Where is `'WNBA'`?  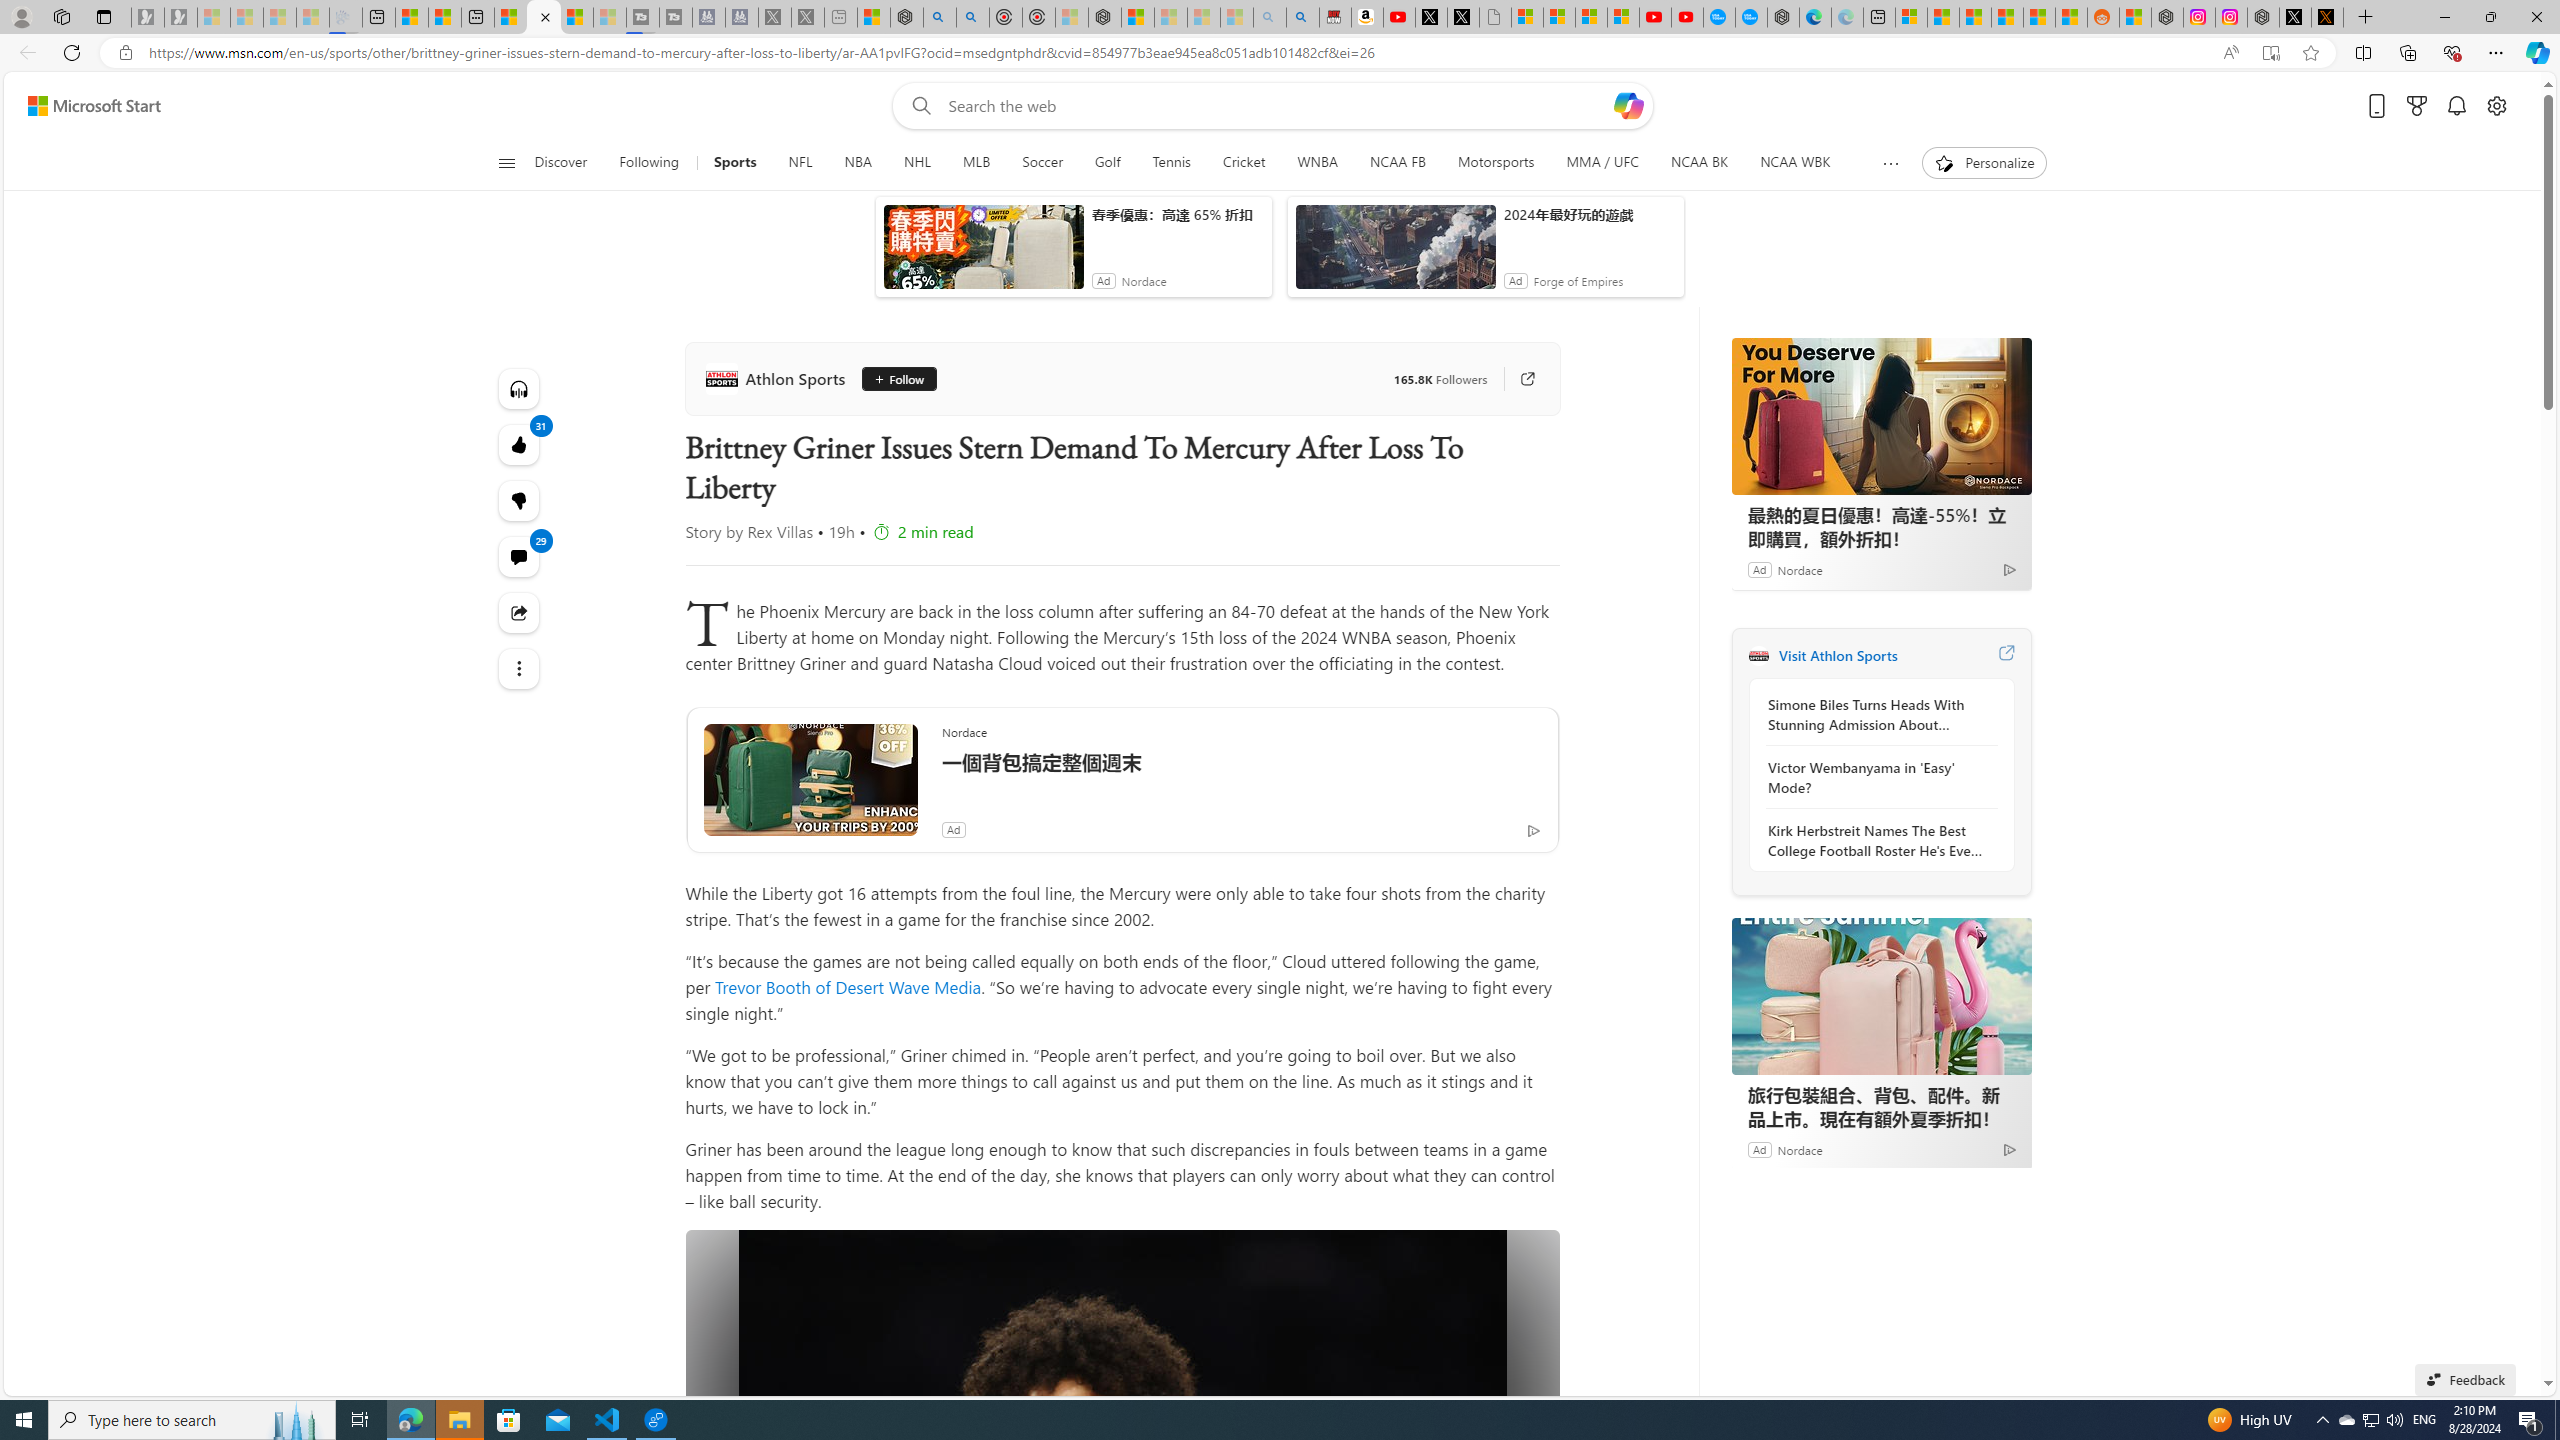
'WNBA' is located at coordinates (1316, 162).